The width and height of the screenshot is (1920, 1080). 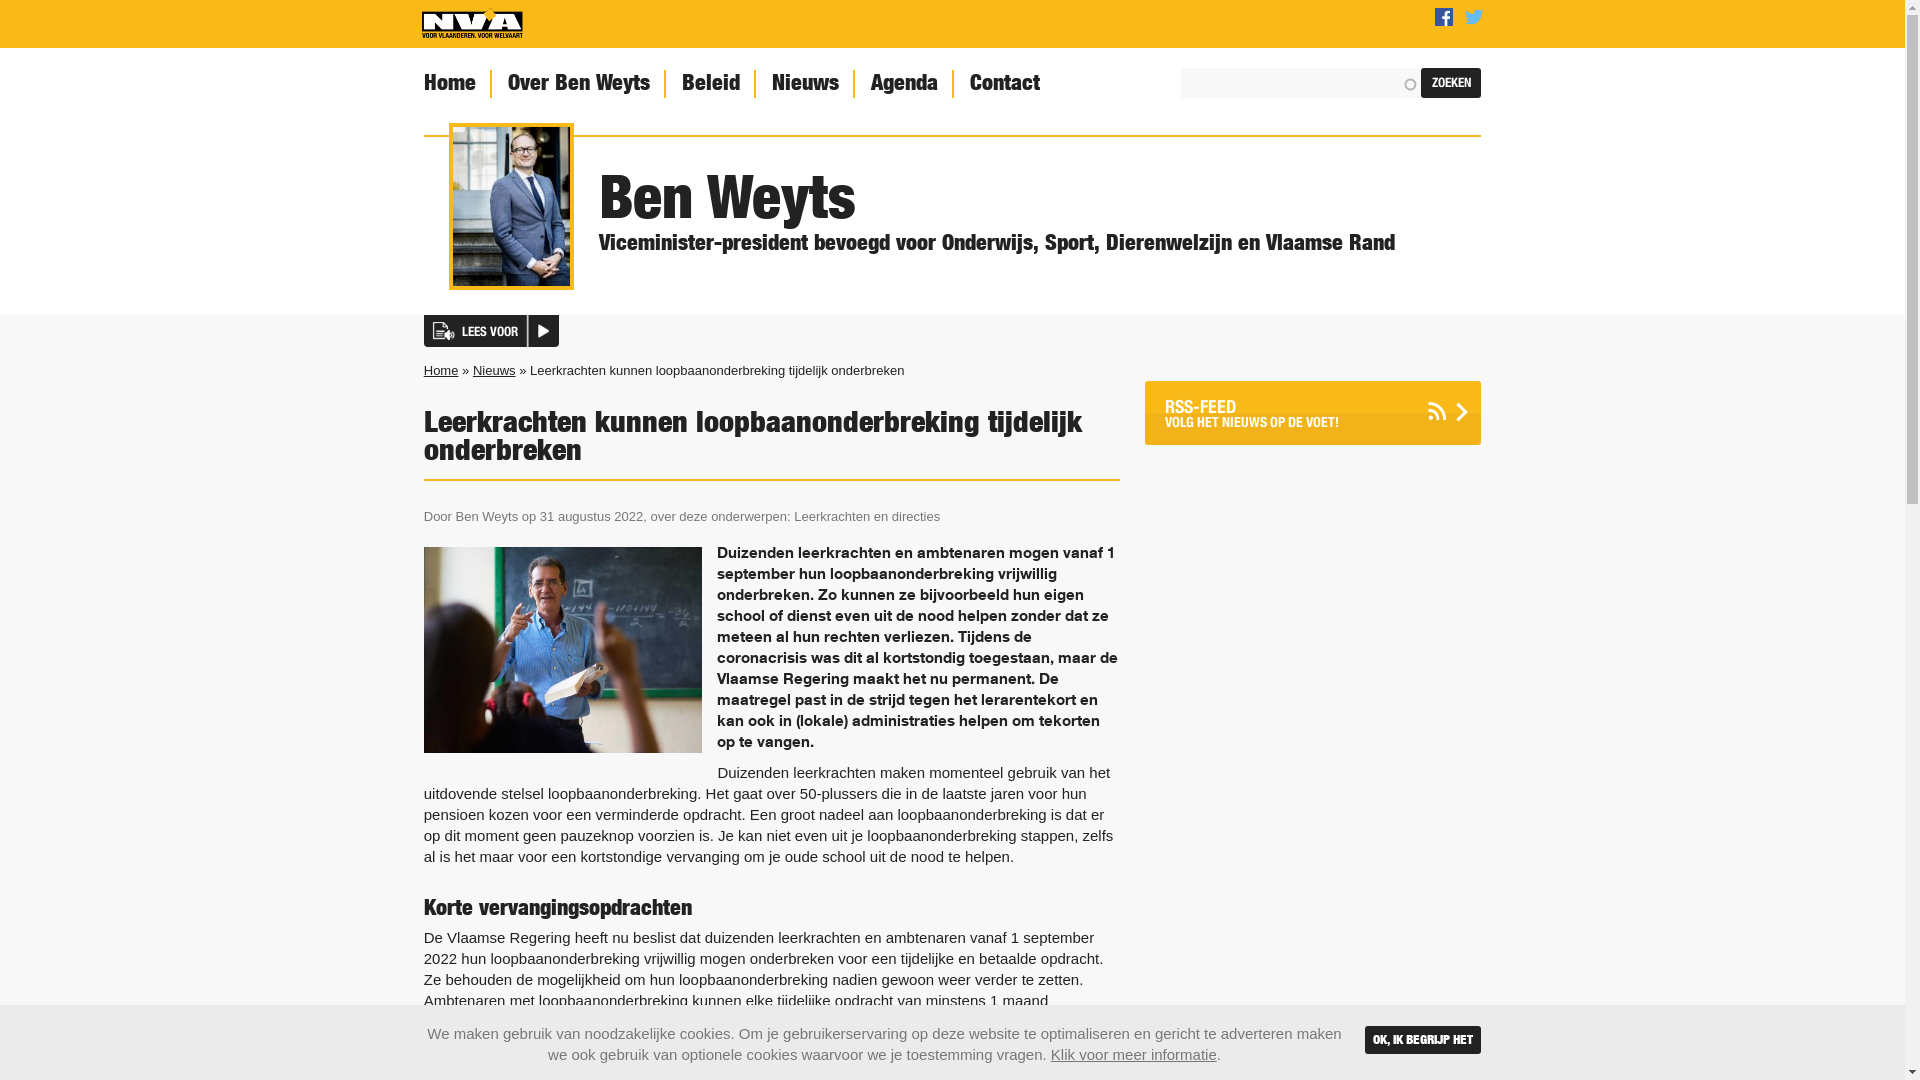 I want to click on 'Geef de woorden op waarnaar u wilt zoeken.', so click(x=1300, y=82).